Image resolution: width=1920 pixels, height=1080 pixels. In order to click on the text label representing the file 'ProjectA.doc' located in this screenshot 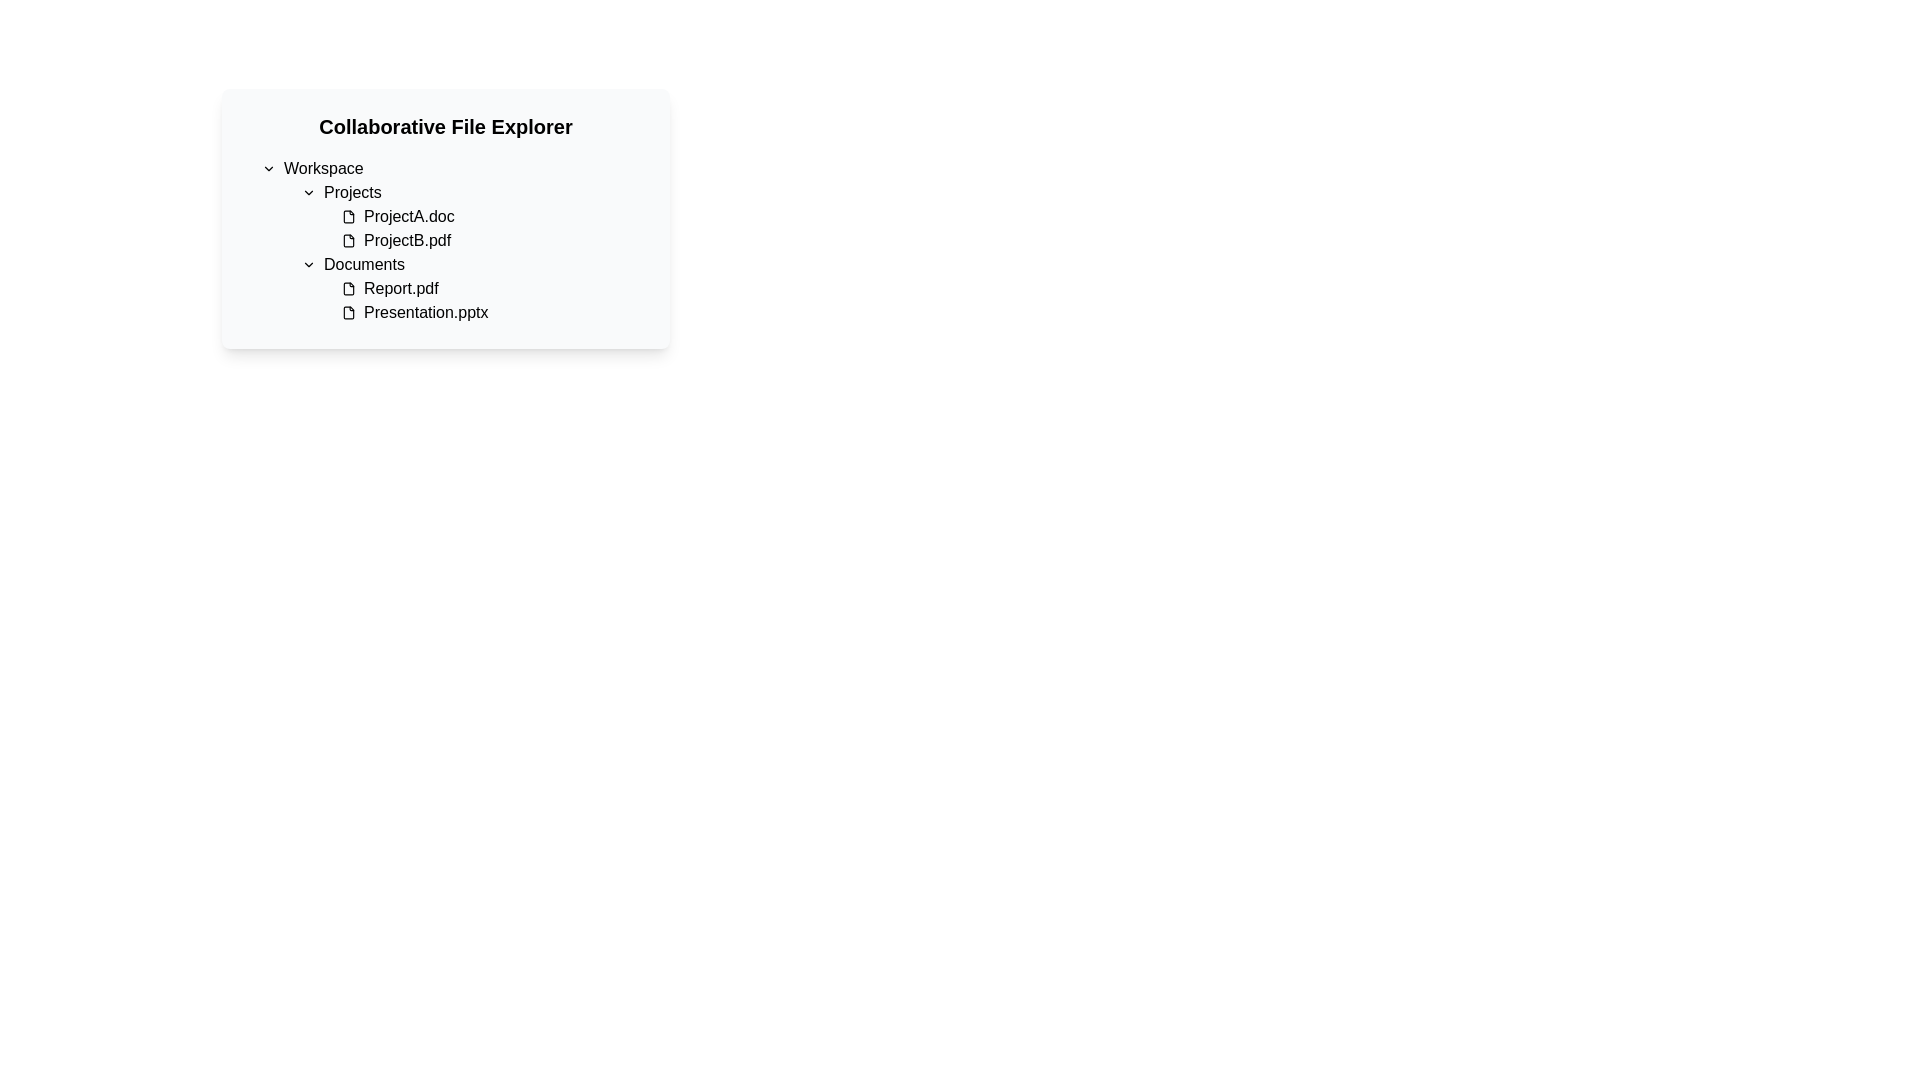, I will do `click(408, 216)`.